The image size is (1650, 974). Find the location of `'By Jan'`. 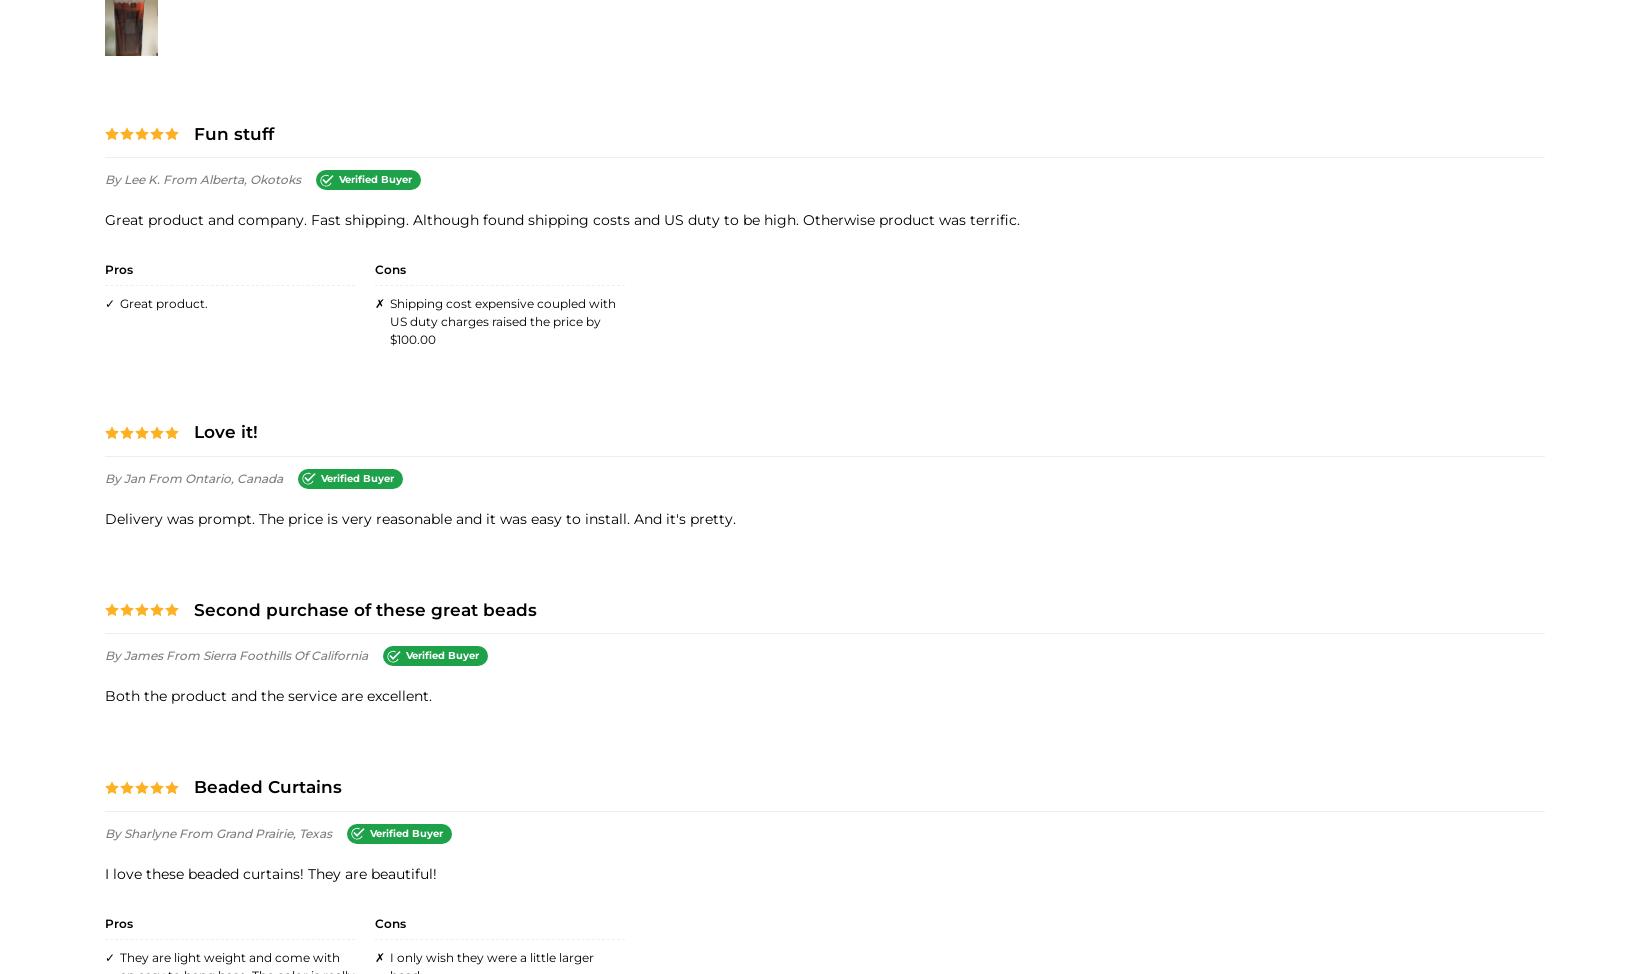

'By Jan' is located at coordinates (126, 476).